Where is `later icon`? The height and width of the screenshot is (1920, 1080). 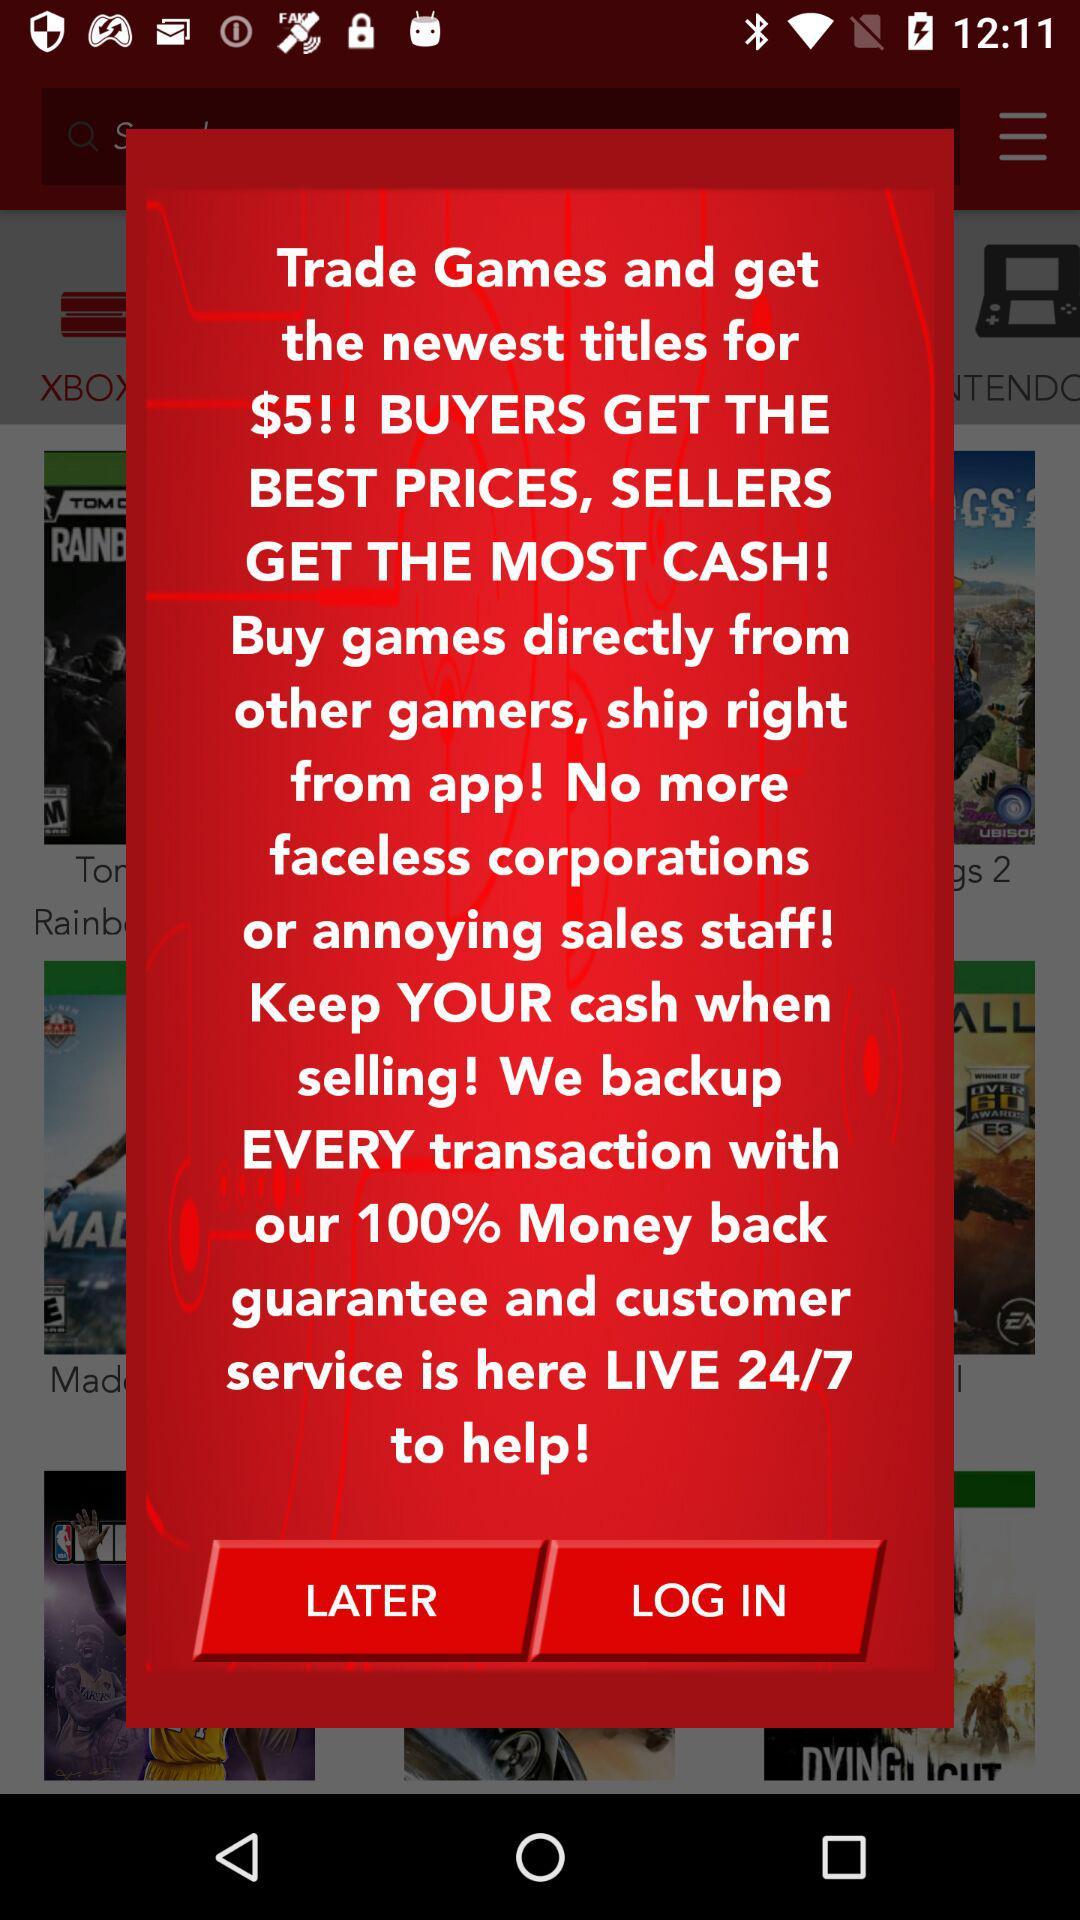 later icon is located at coordinates (370, 1600).